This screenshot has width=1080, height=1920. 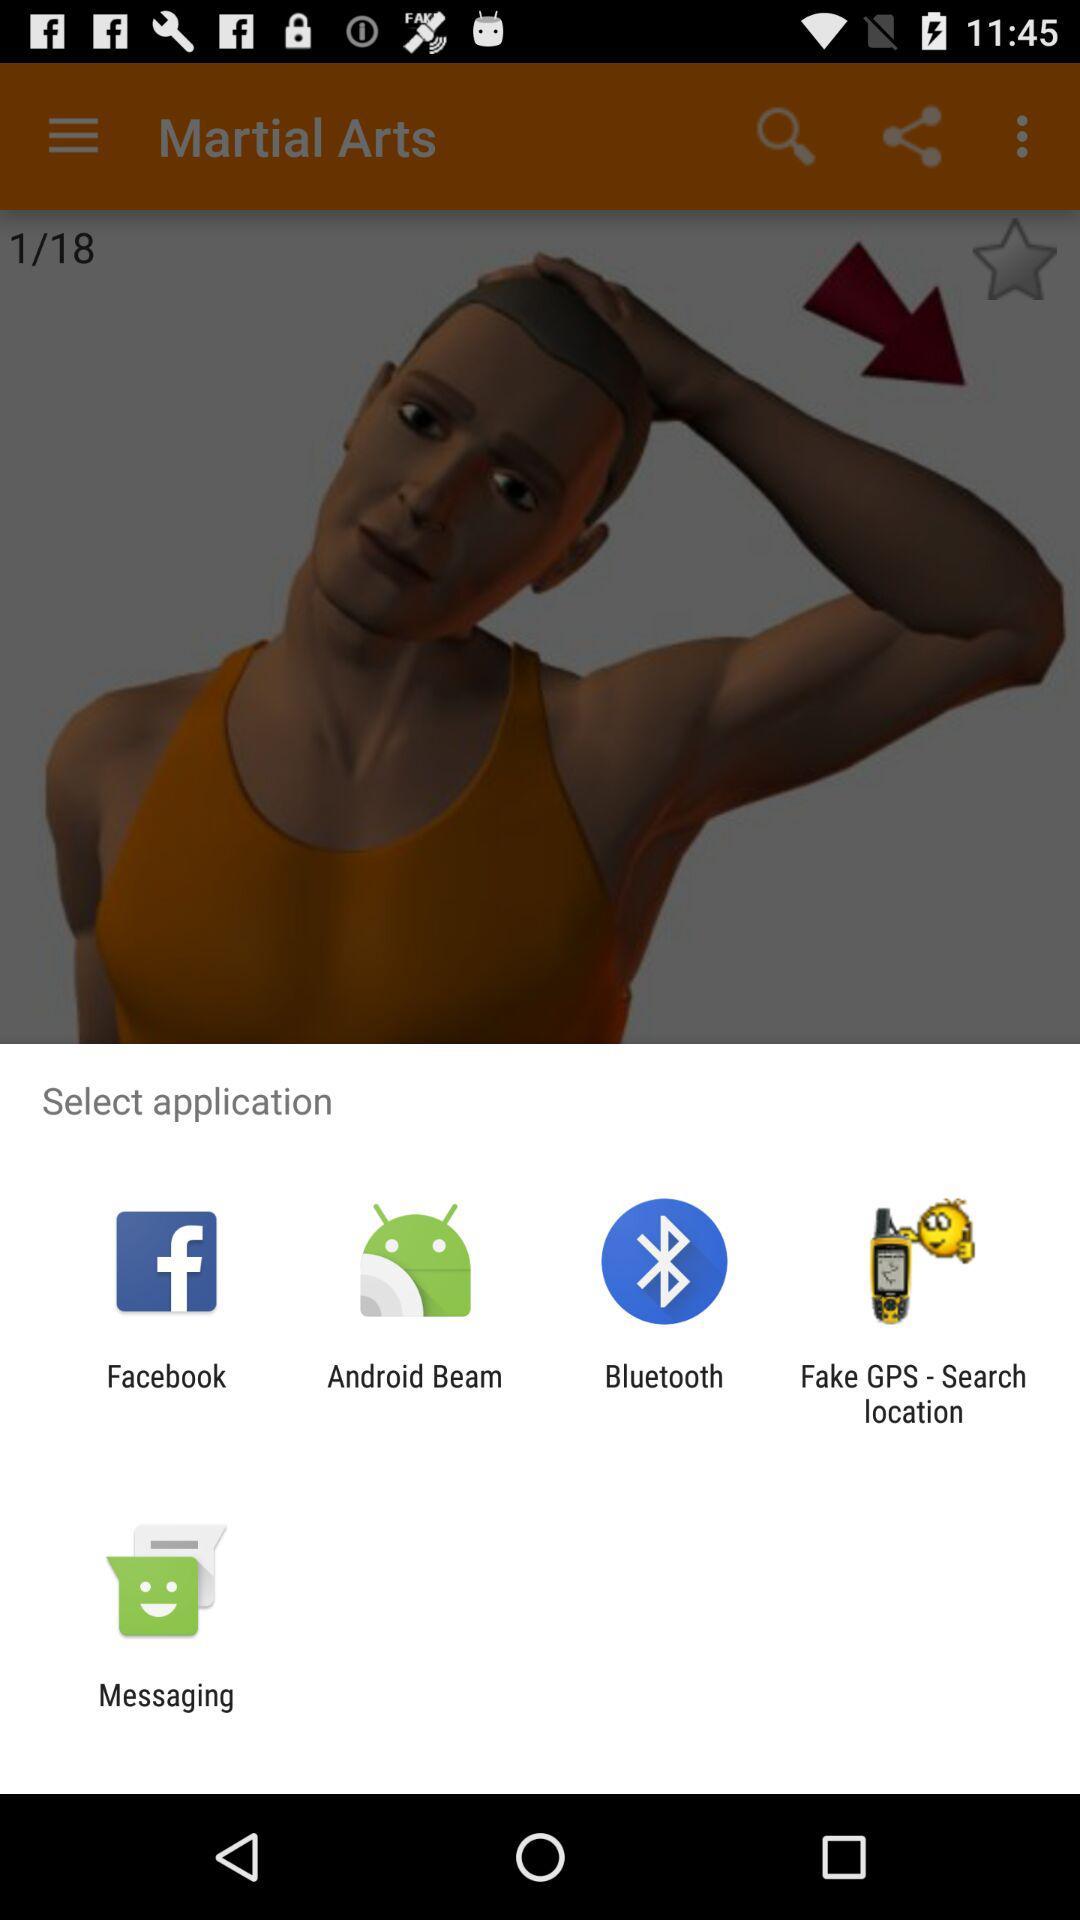 I want to click on the fake gps search app, so click(x=913, y=1392).